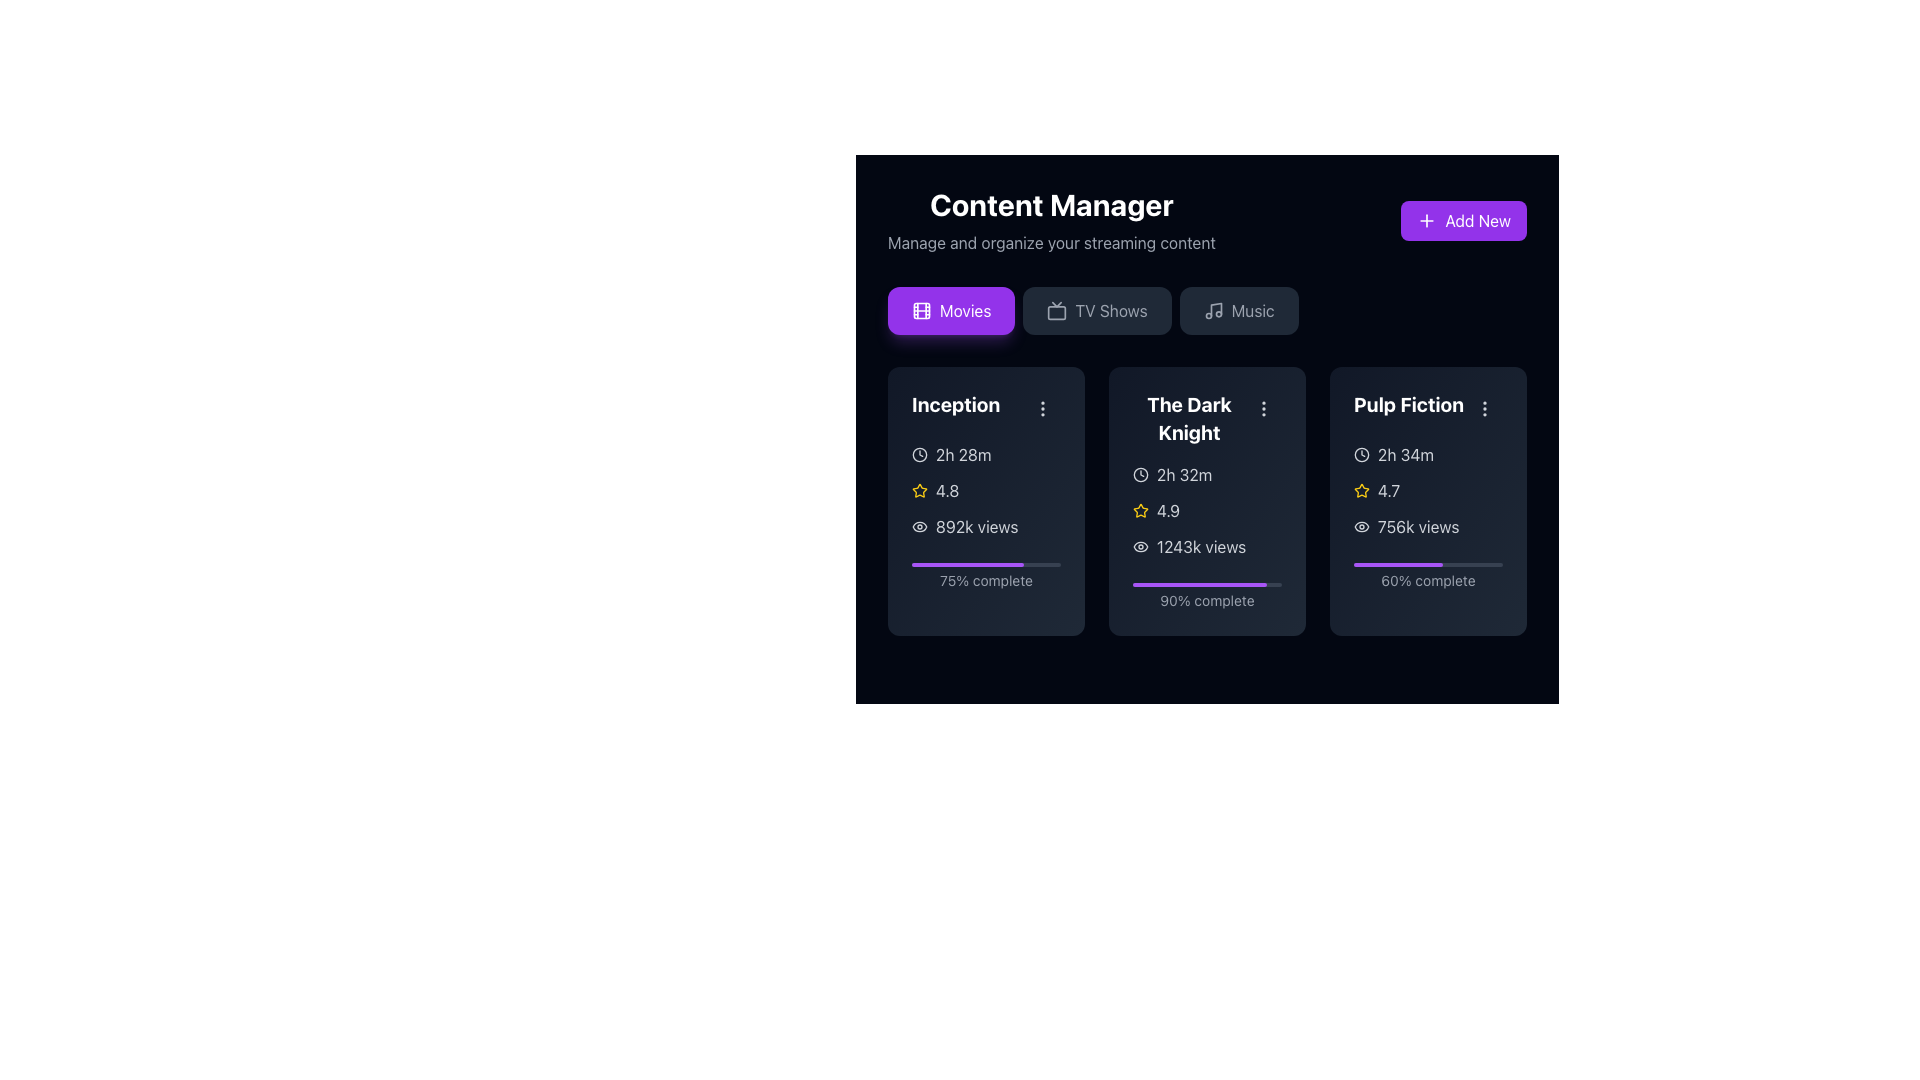  I want to click on the 'Add New' text label located on the button with a purple background in the top-right corner of the user interface, so click(1478, 220).